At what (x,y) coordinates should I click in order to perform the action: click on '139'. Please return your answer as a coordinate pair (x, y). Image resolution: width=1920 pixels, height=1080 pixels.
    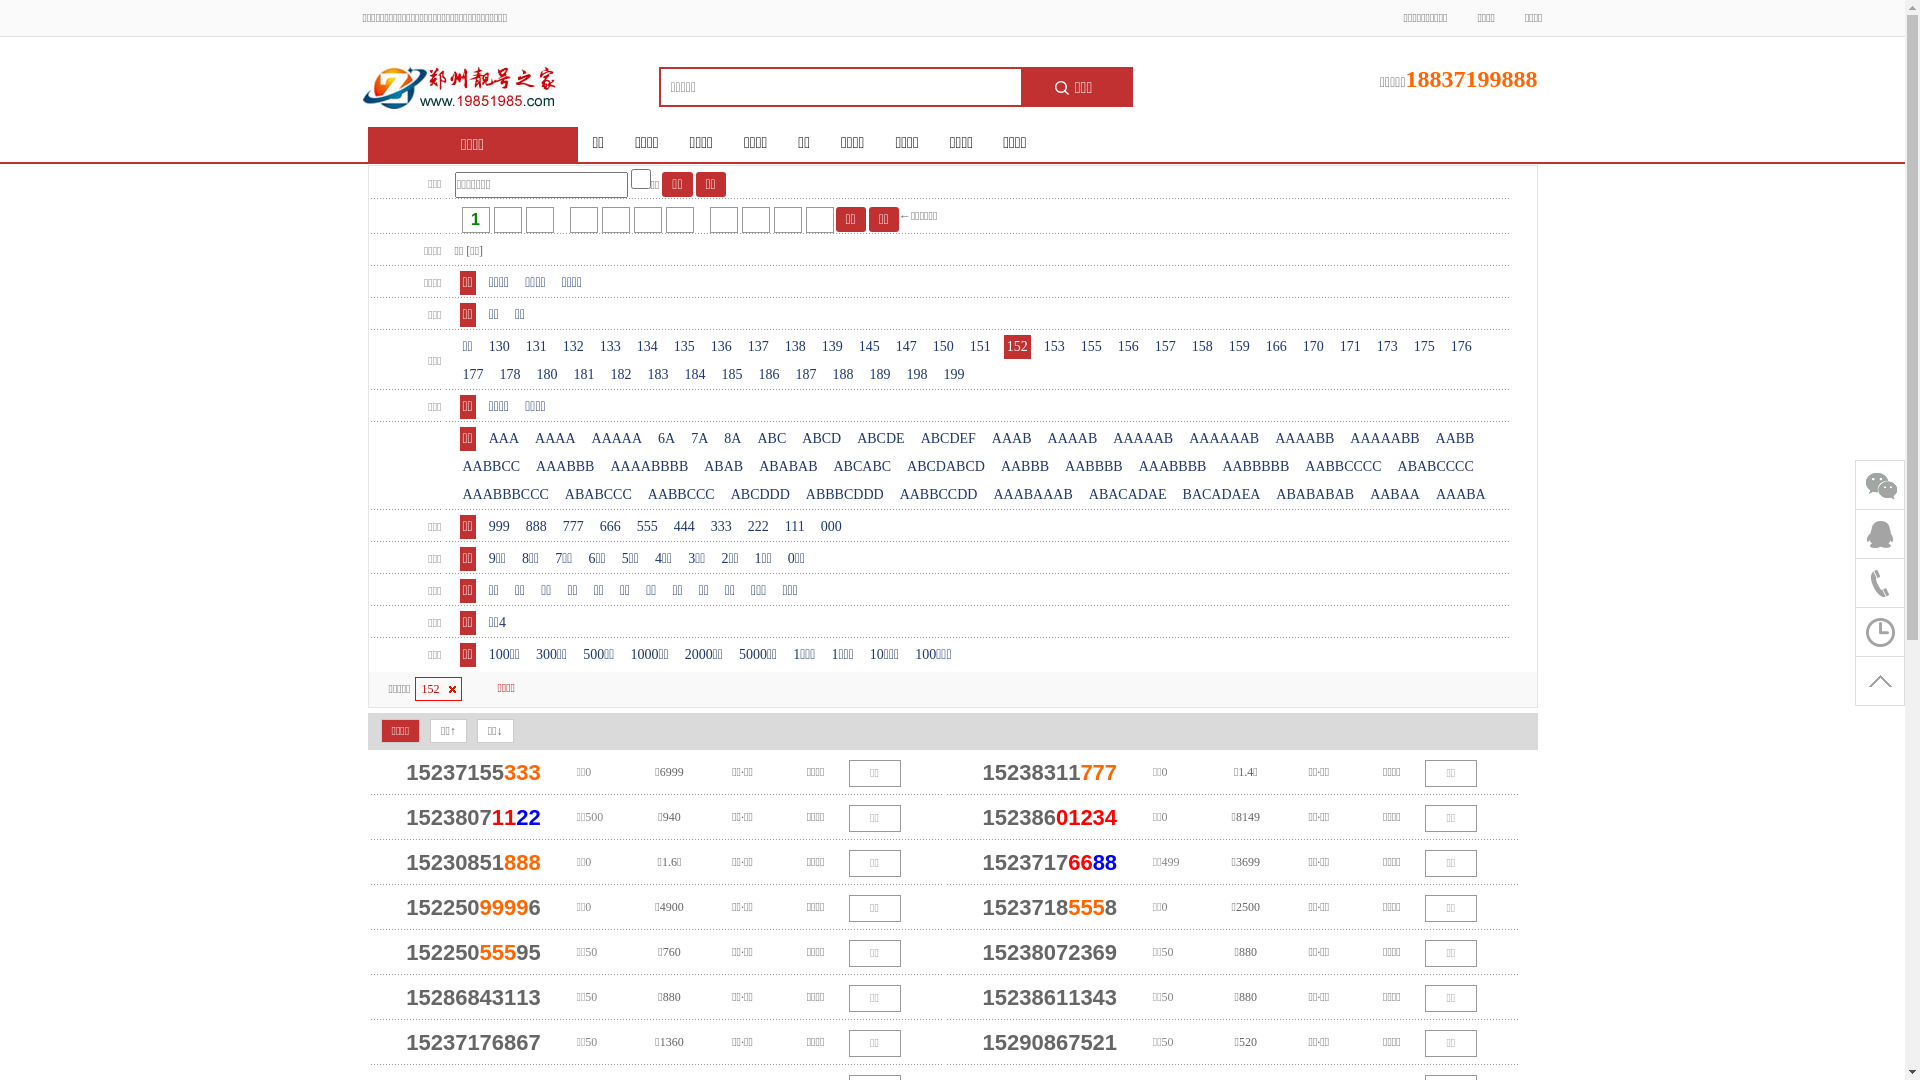
    Looking at the image, I should click on (832, 346).